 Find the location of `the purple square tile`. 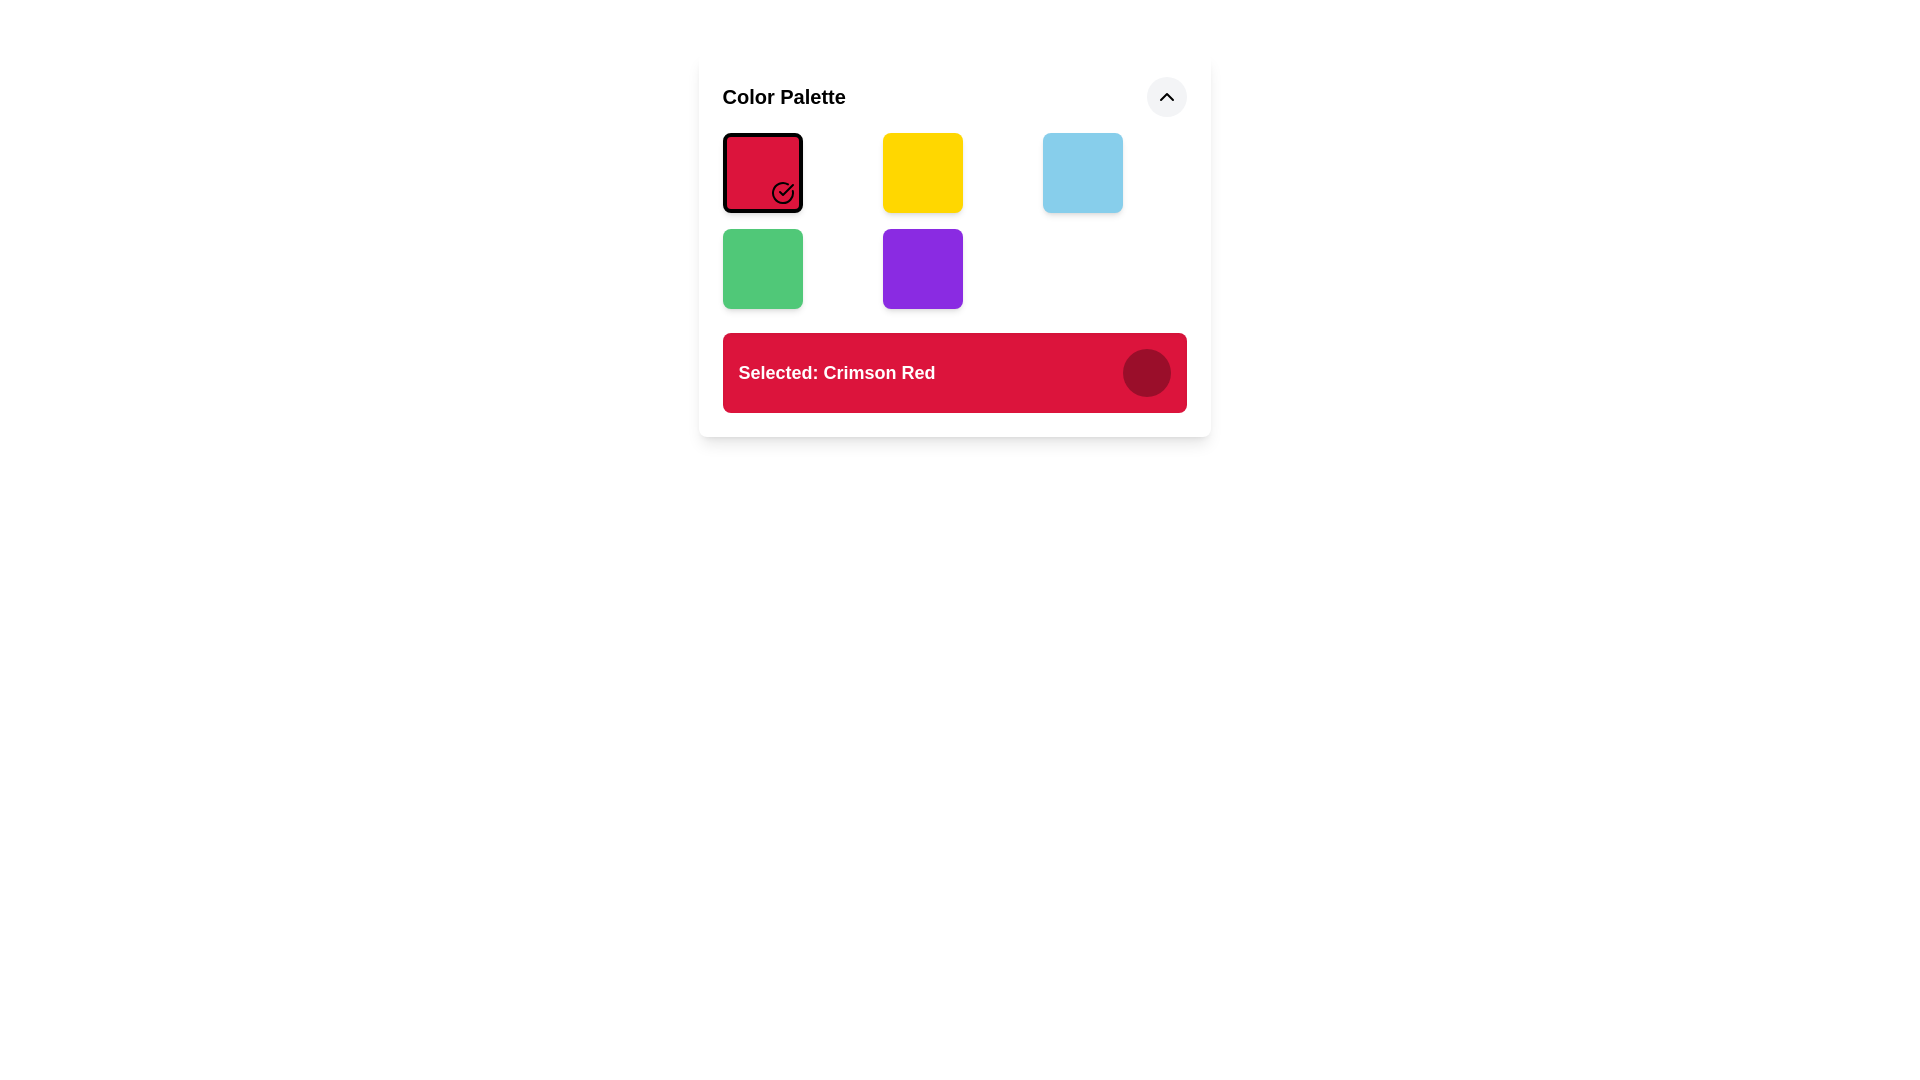

the purple square tile is located at coordinates (953, 244).